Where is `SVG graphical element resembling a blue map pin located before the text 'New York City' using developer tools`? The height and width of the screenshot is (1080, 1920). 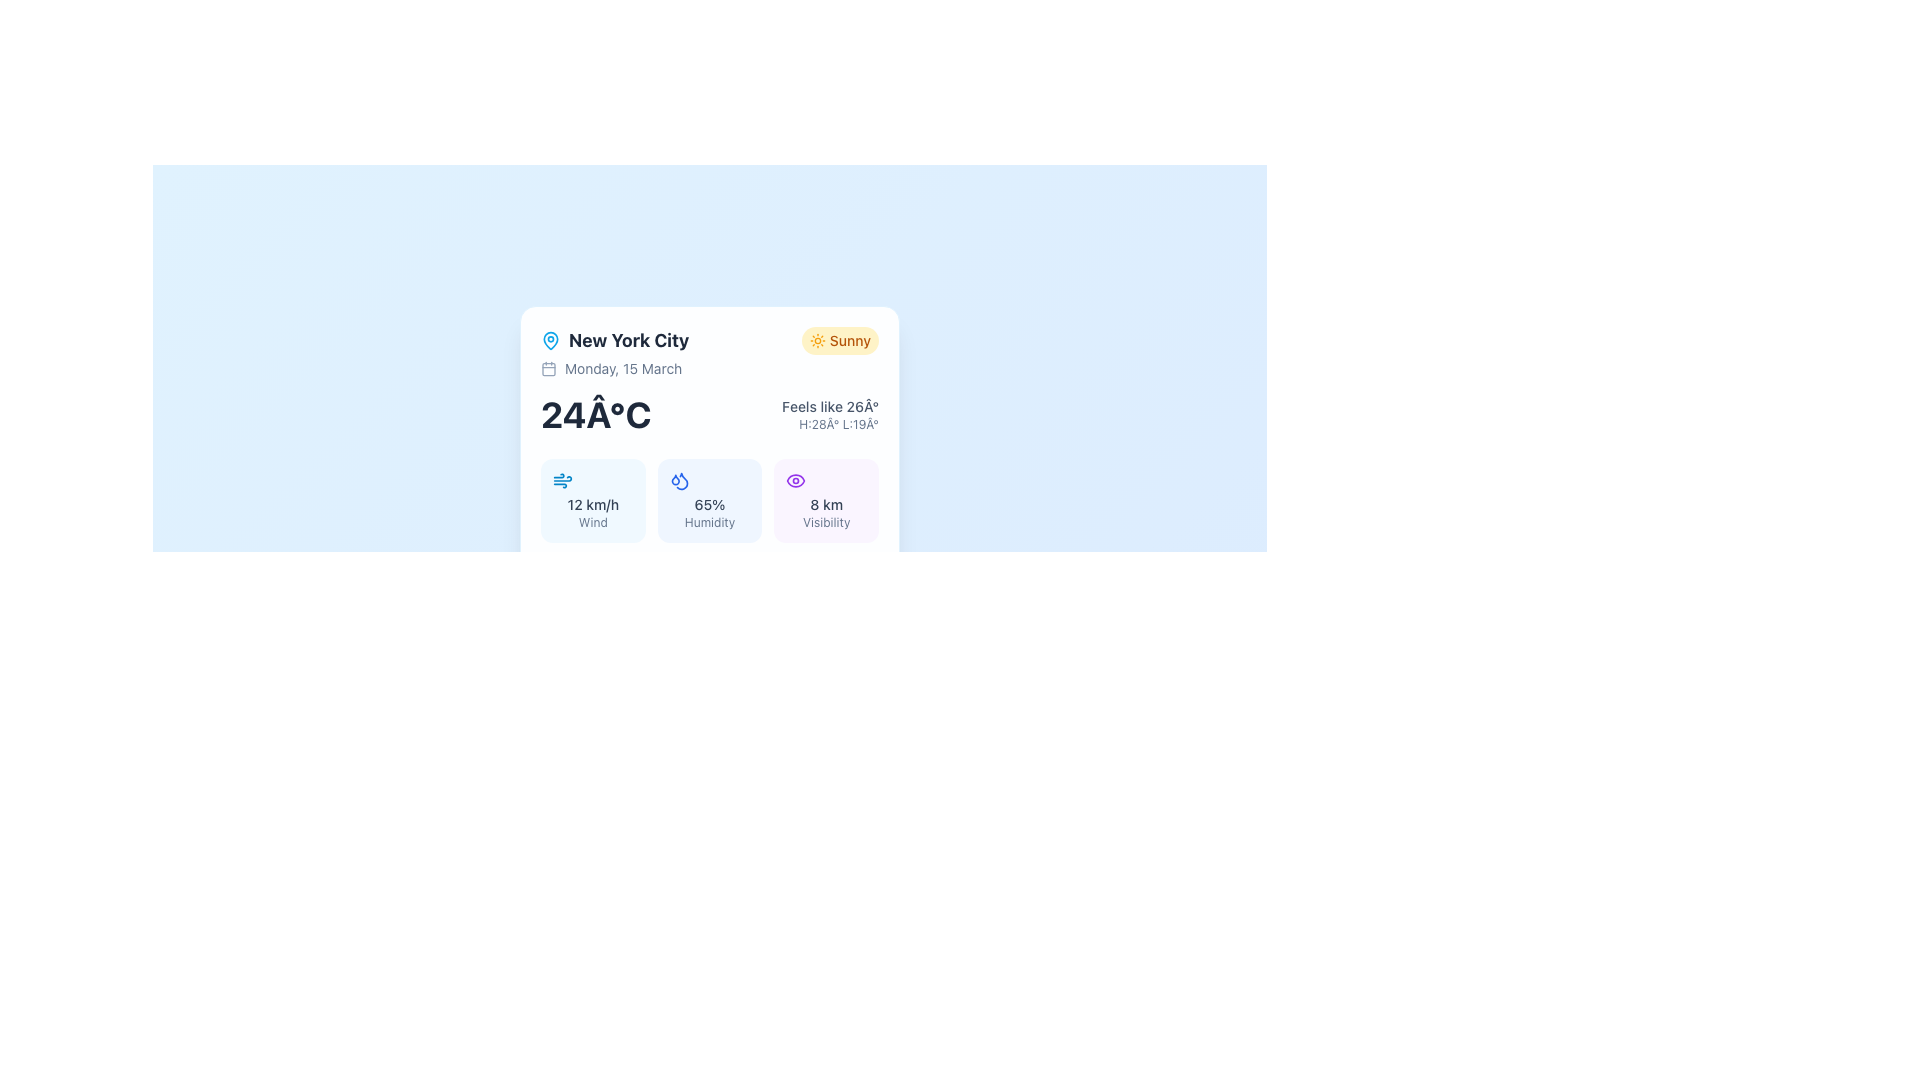 SVG graphical element resembling a blue map pin located before the text 'New York City' using developer tools is located at coordinates (551, 338).